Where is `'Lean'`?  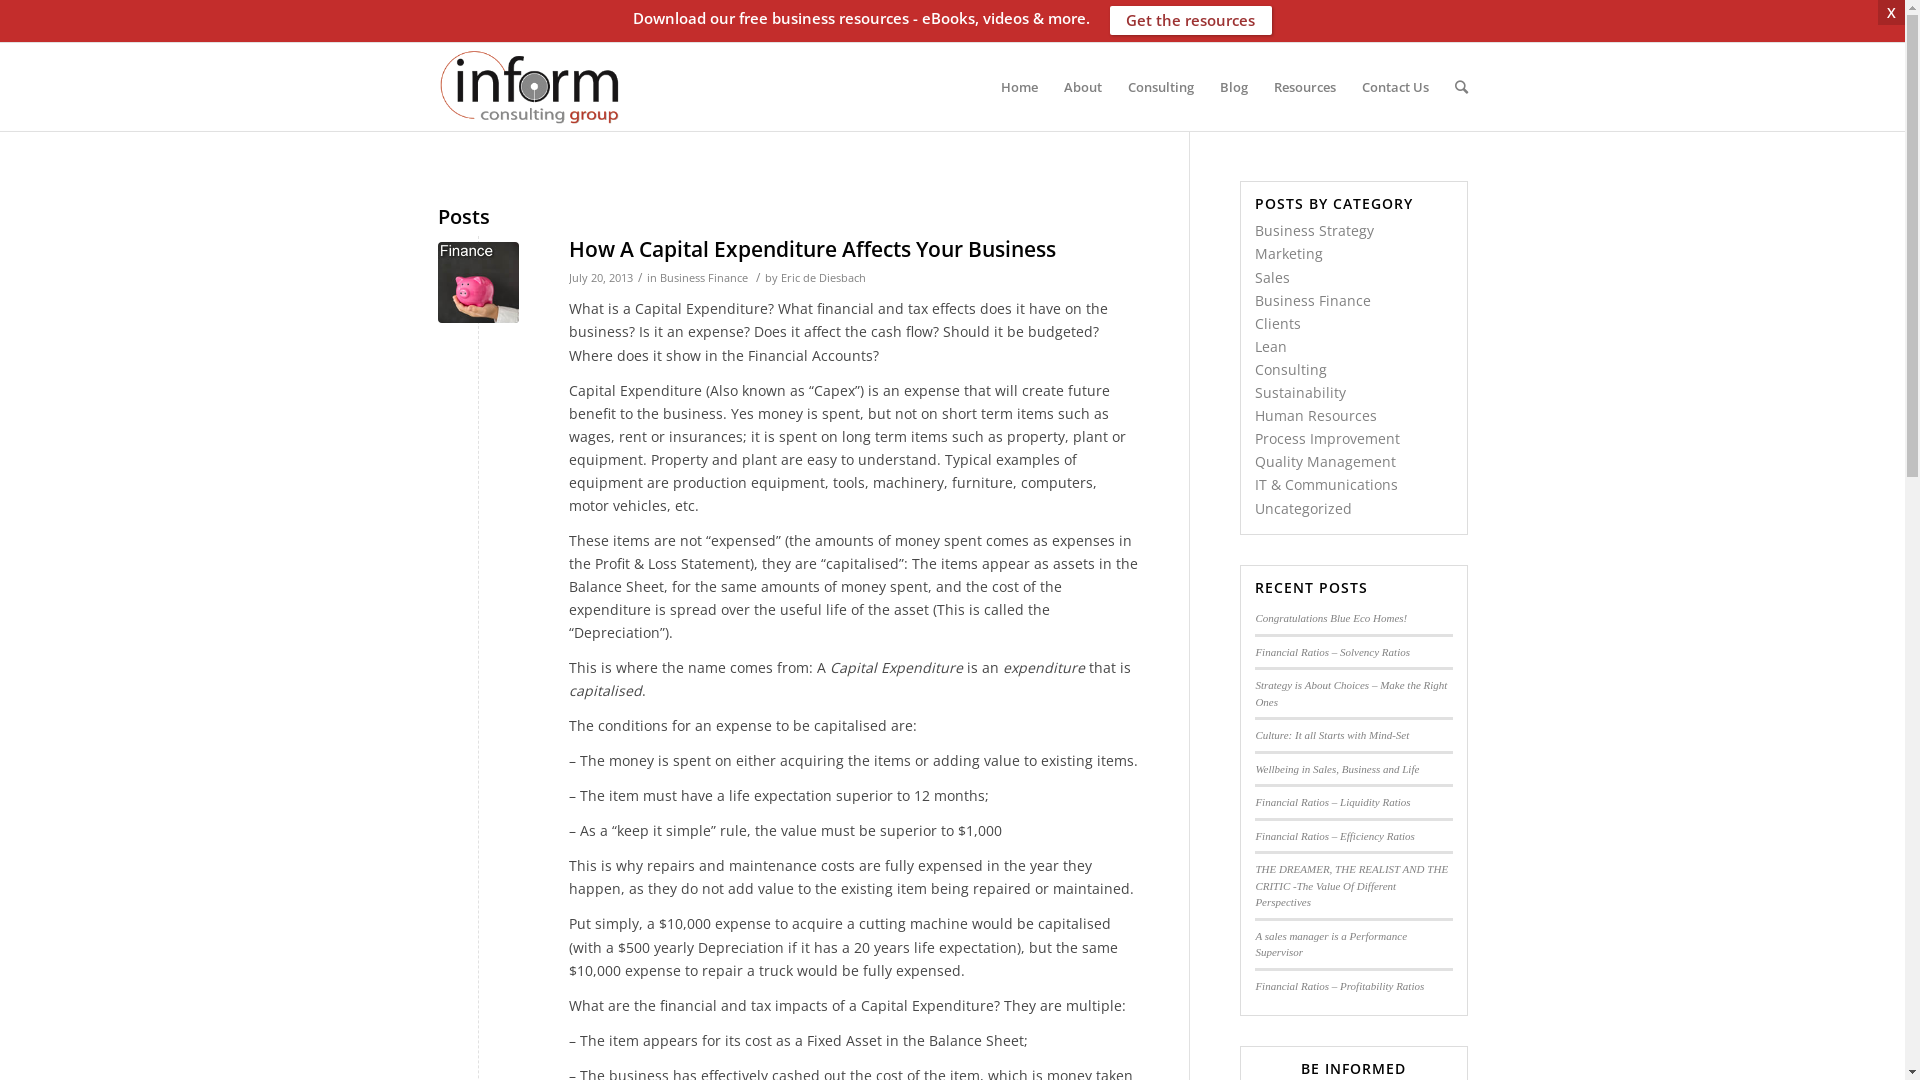 'Lean' is located at coordinates (1253, 345).